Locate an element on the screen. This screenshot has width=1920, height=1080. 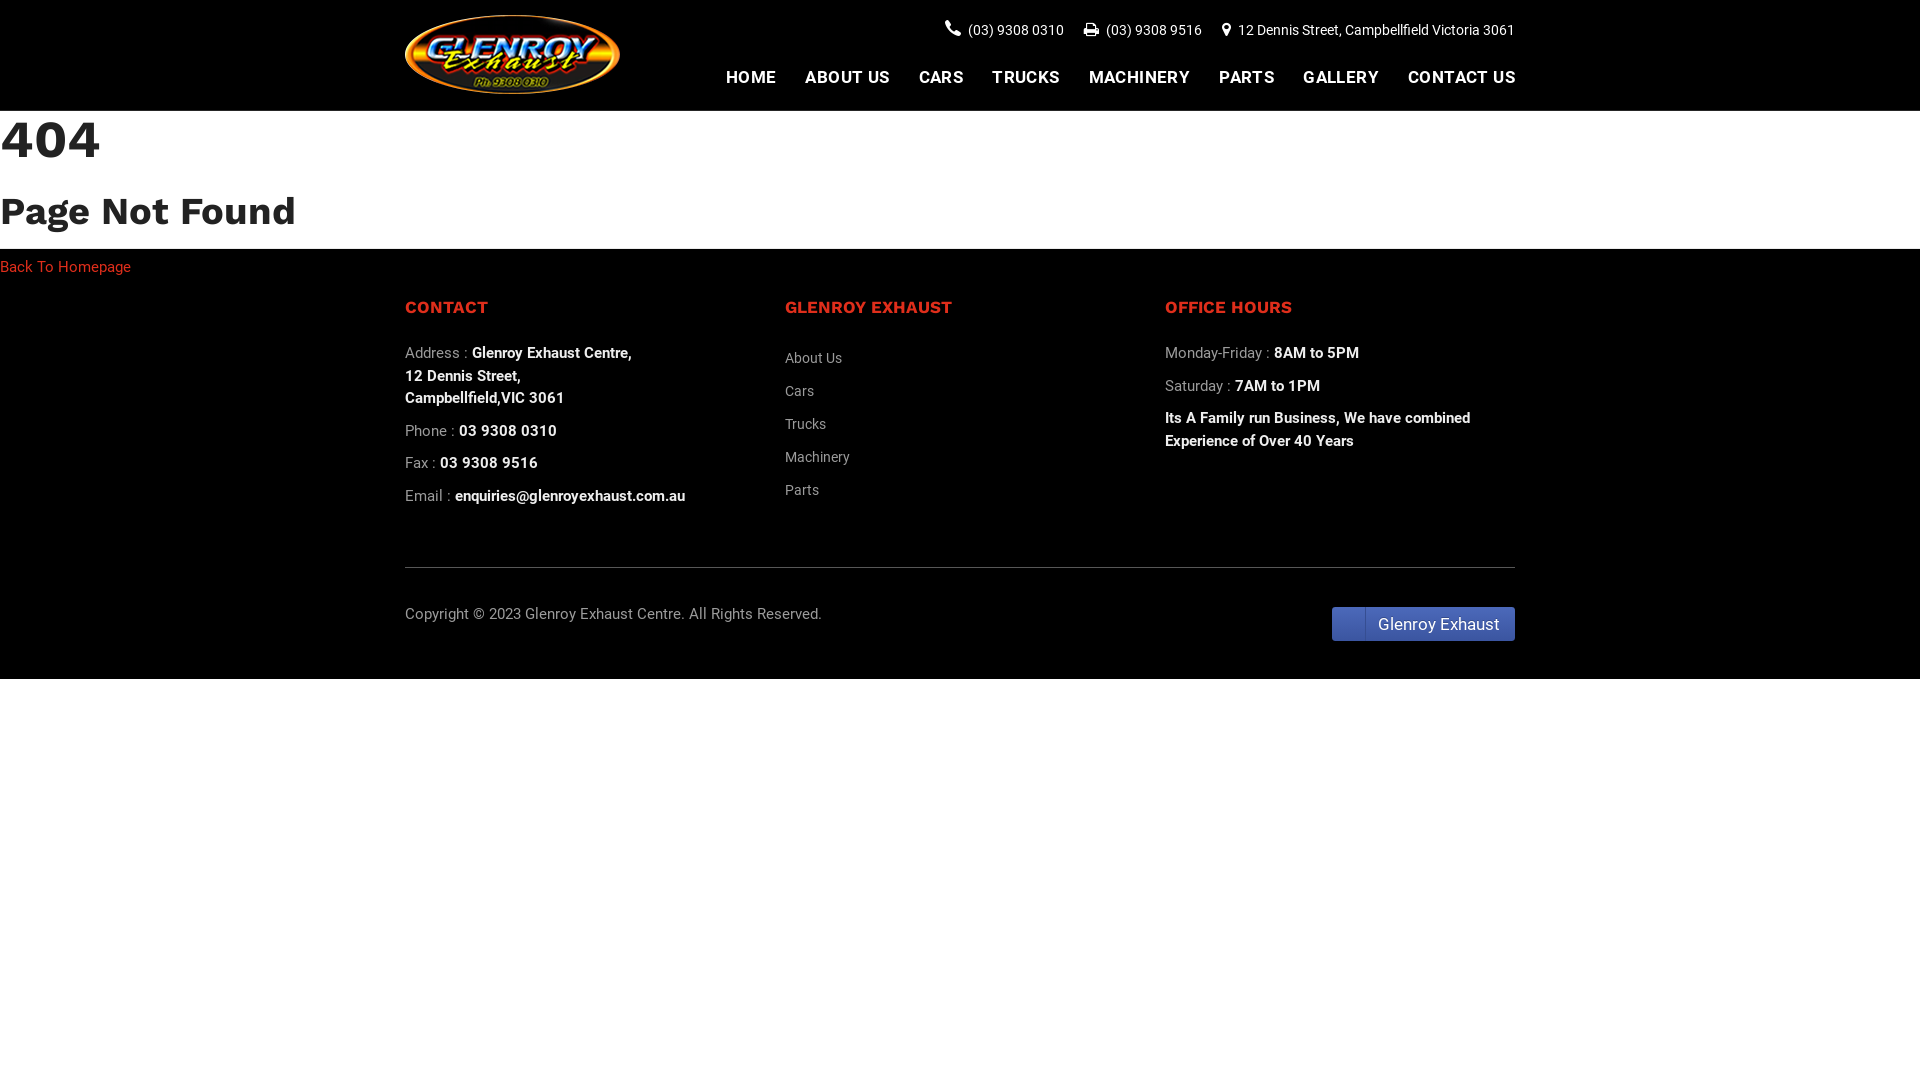
'Back To Homepage' is located at coordinates (65, 265).